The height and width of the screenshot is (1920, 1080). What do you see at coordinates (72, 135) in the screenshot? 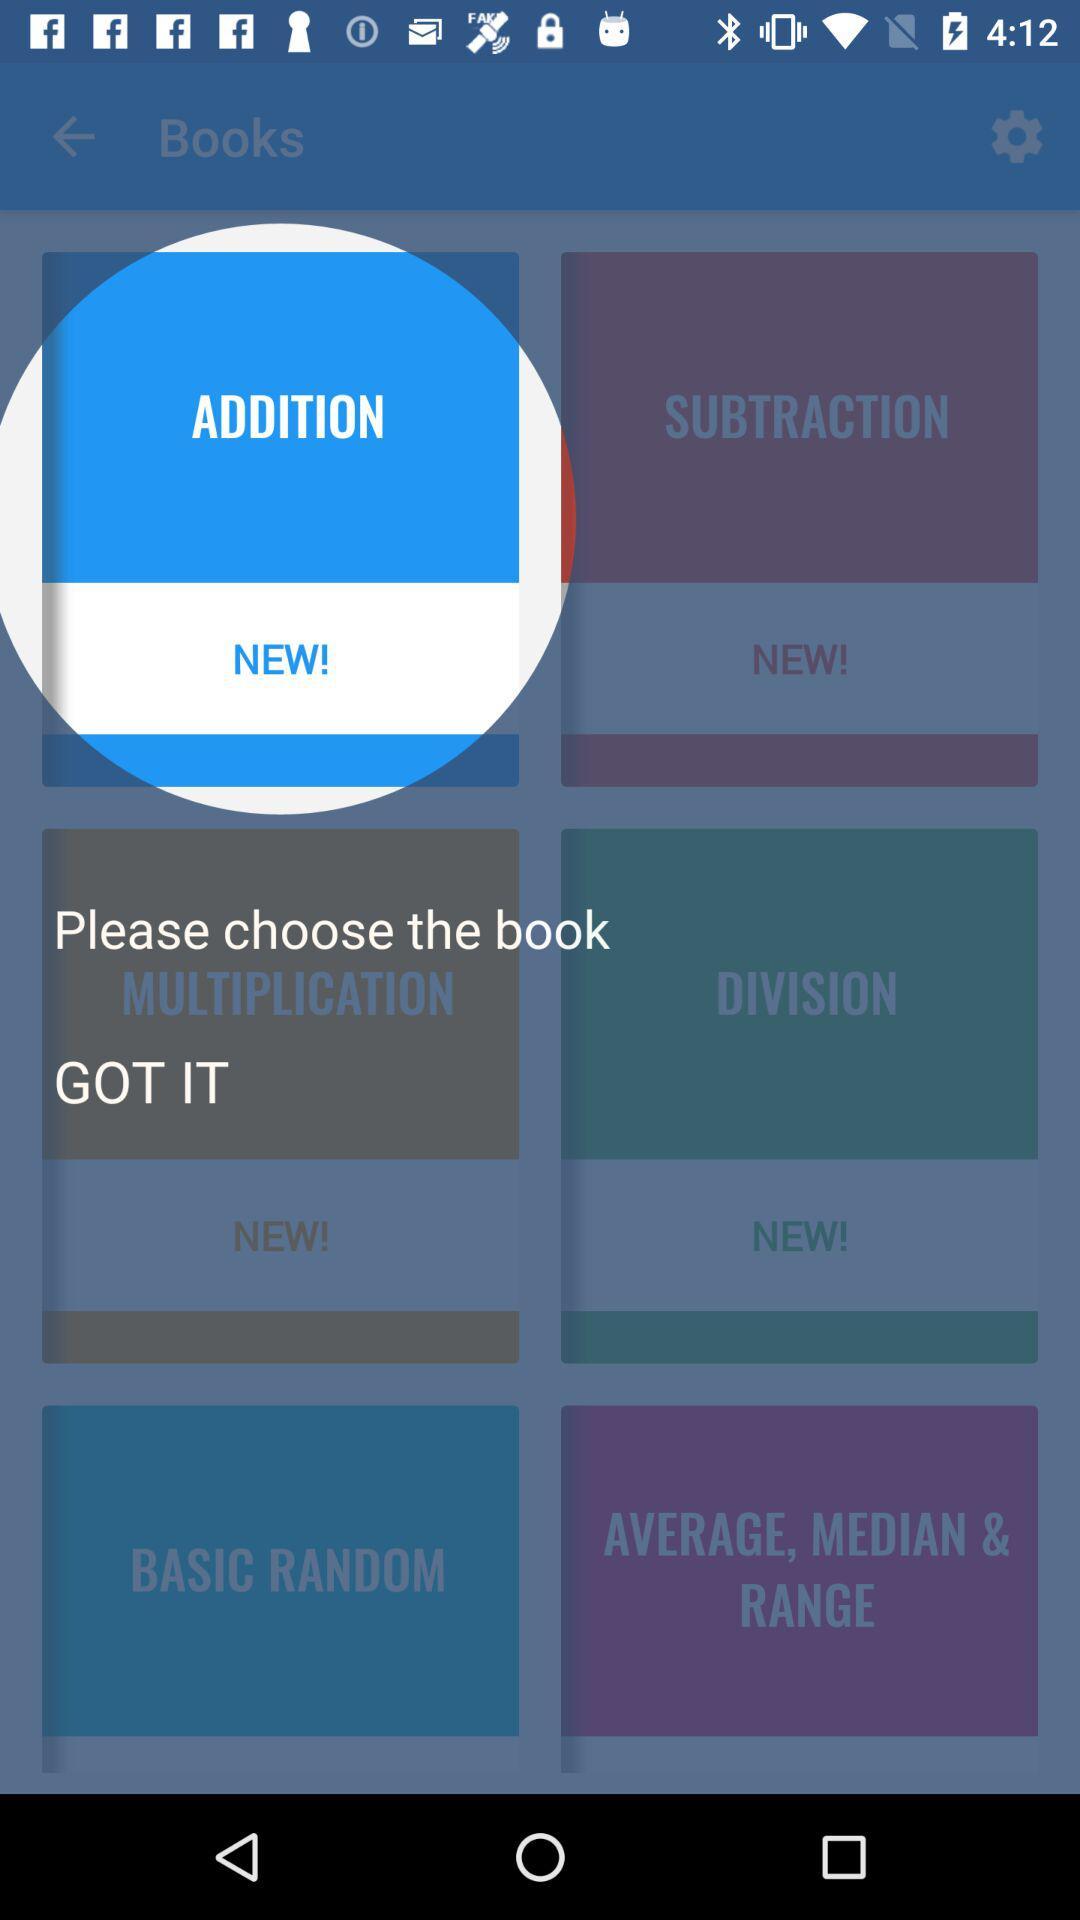
I see `the app to the left of the books icon` at bounding box center [72, 135].